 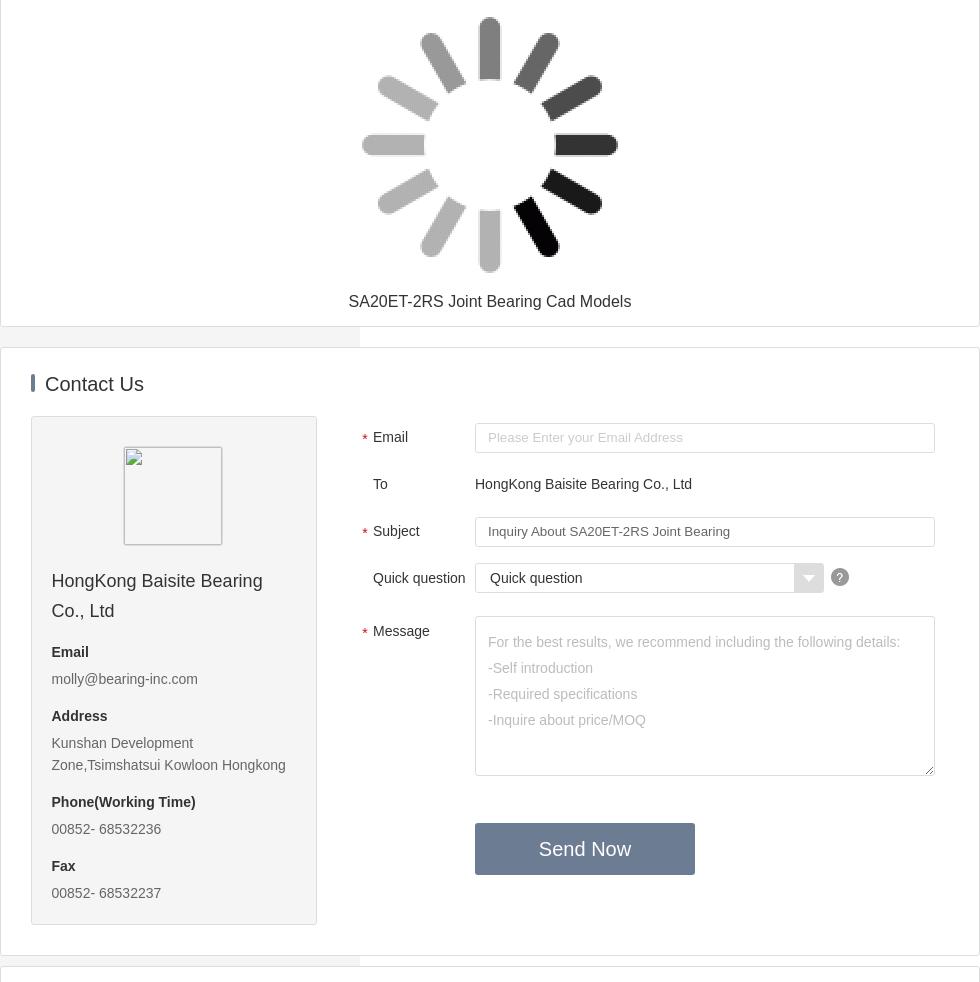 I want to click on 'To', so click(x=380, y=484).